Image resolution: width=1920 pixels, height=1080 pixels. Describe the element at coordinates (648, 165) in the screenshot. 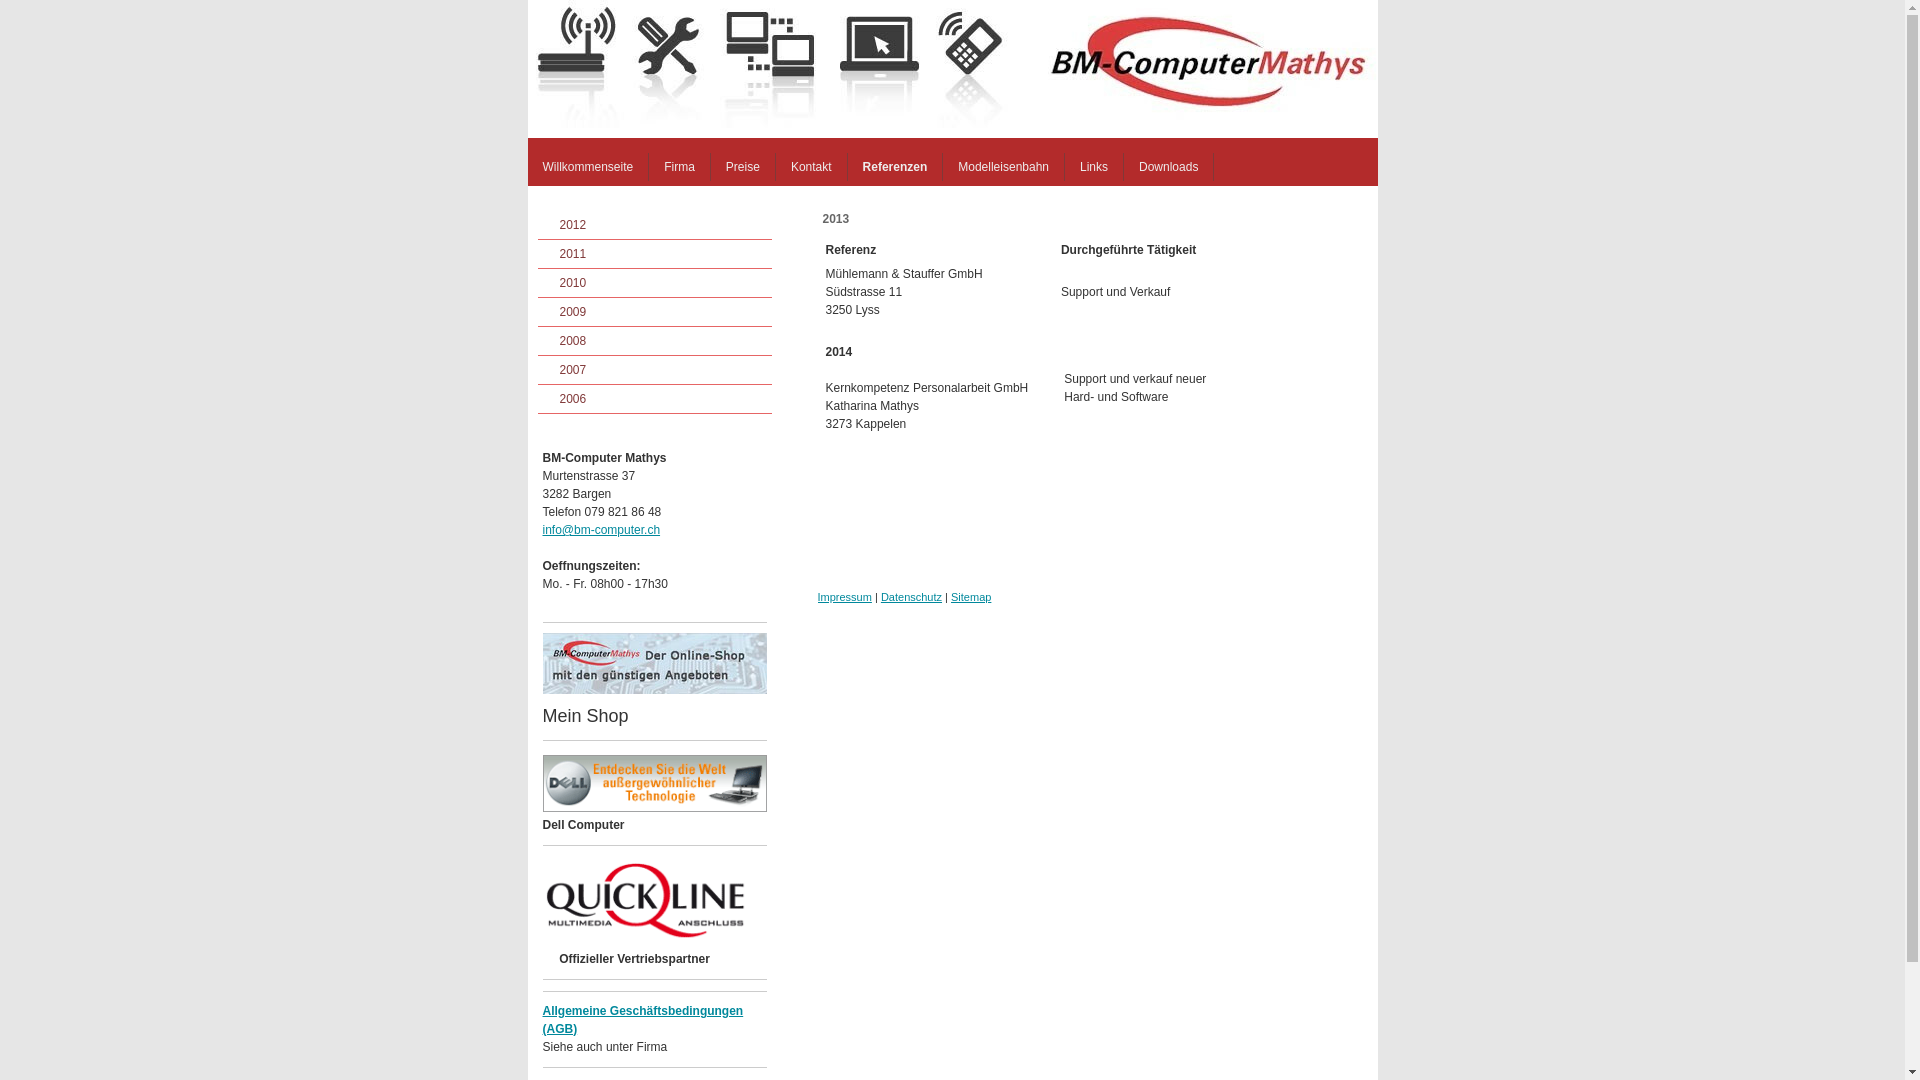

I see `'Firma'` at that location.